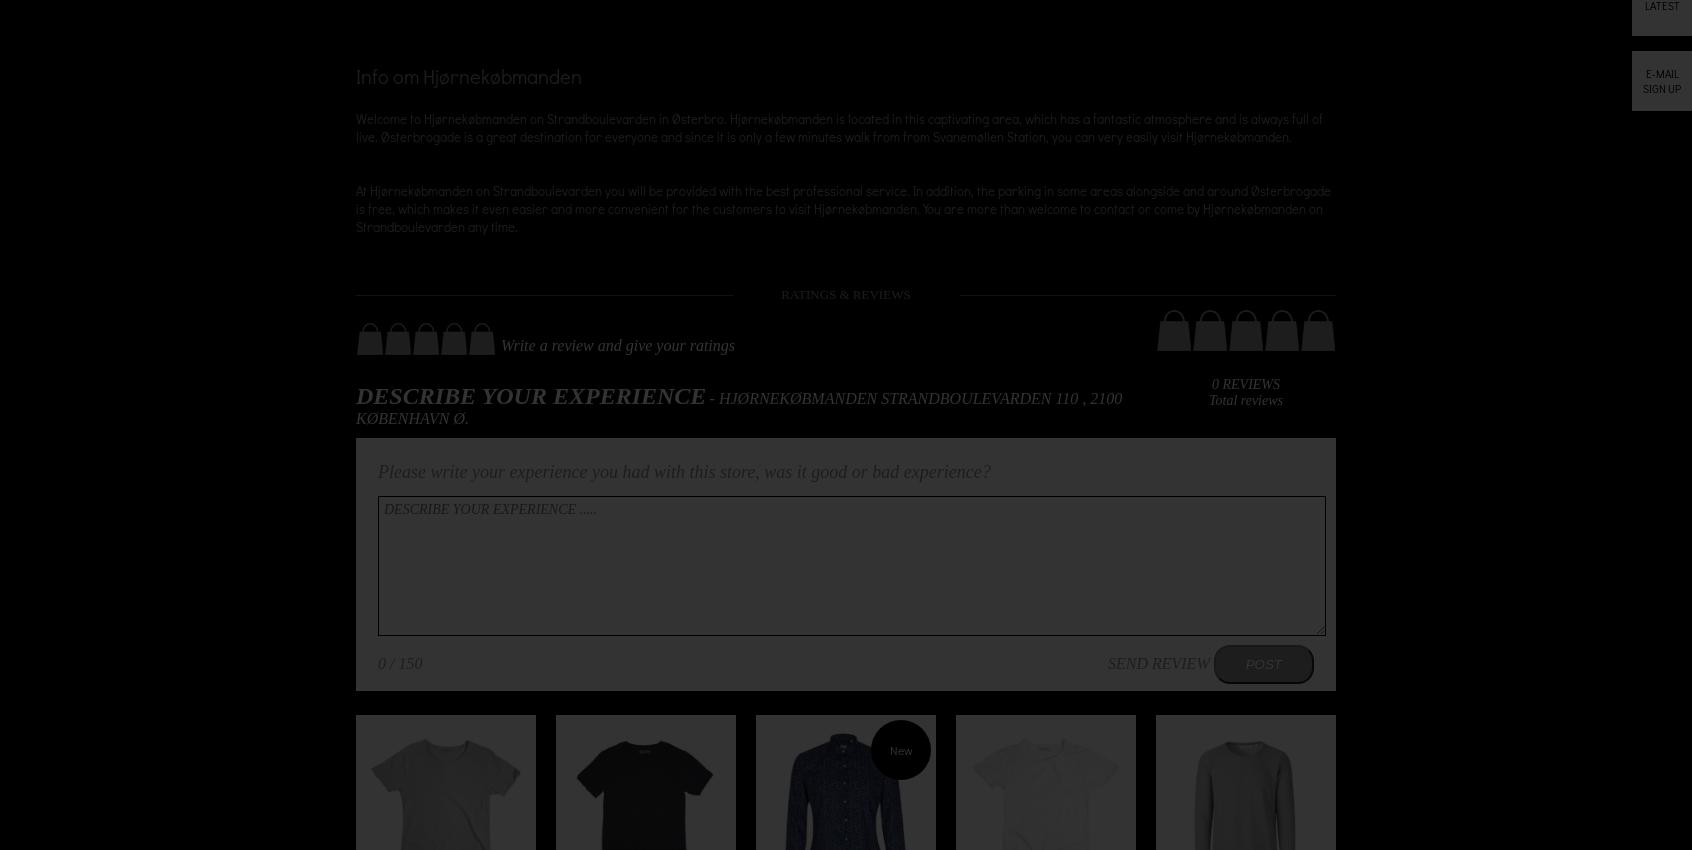 This screenshot has height=850, width=1692. What do you see at coordinates (1244, 664) in the screenshot?
I see `'POST'` at bounding box center [1244, 664].